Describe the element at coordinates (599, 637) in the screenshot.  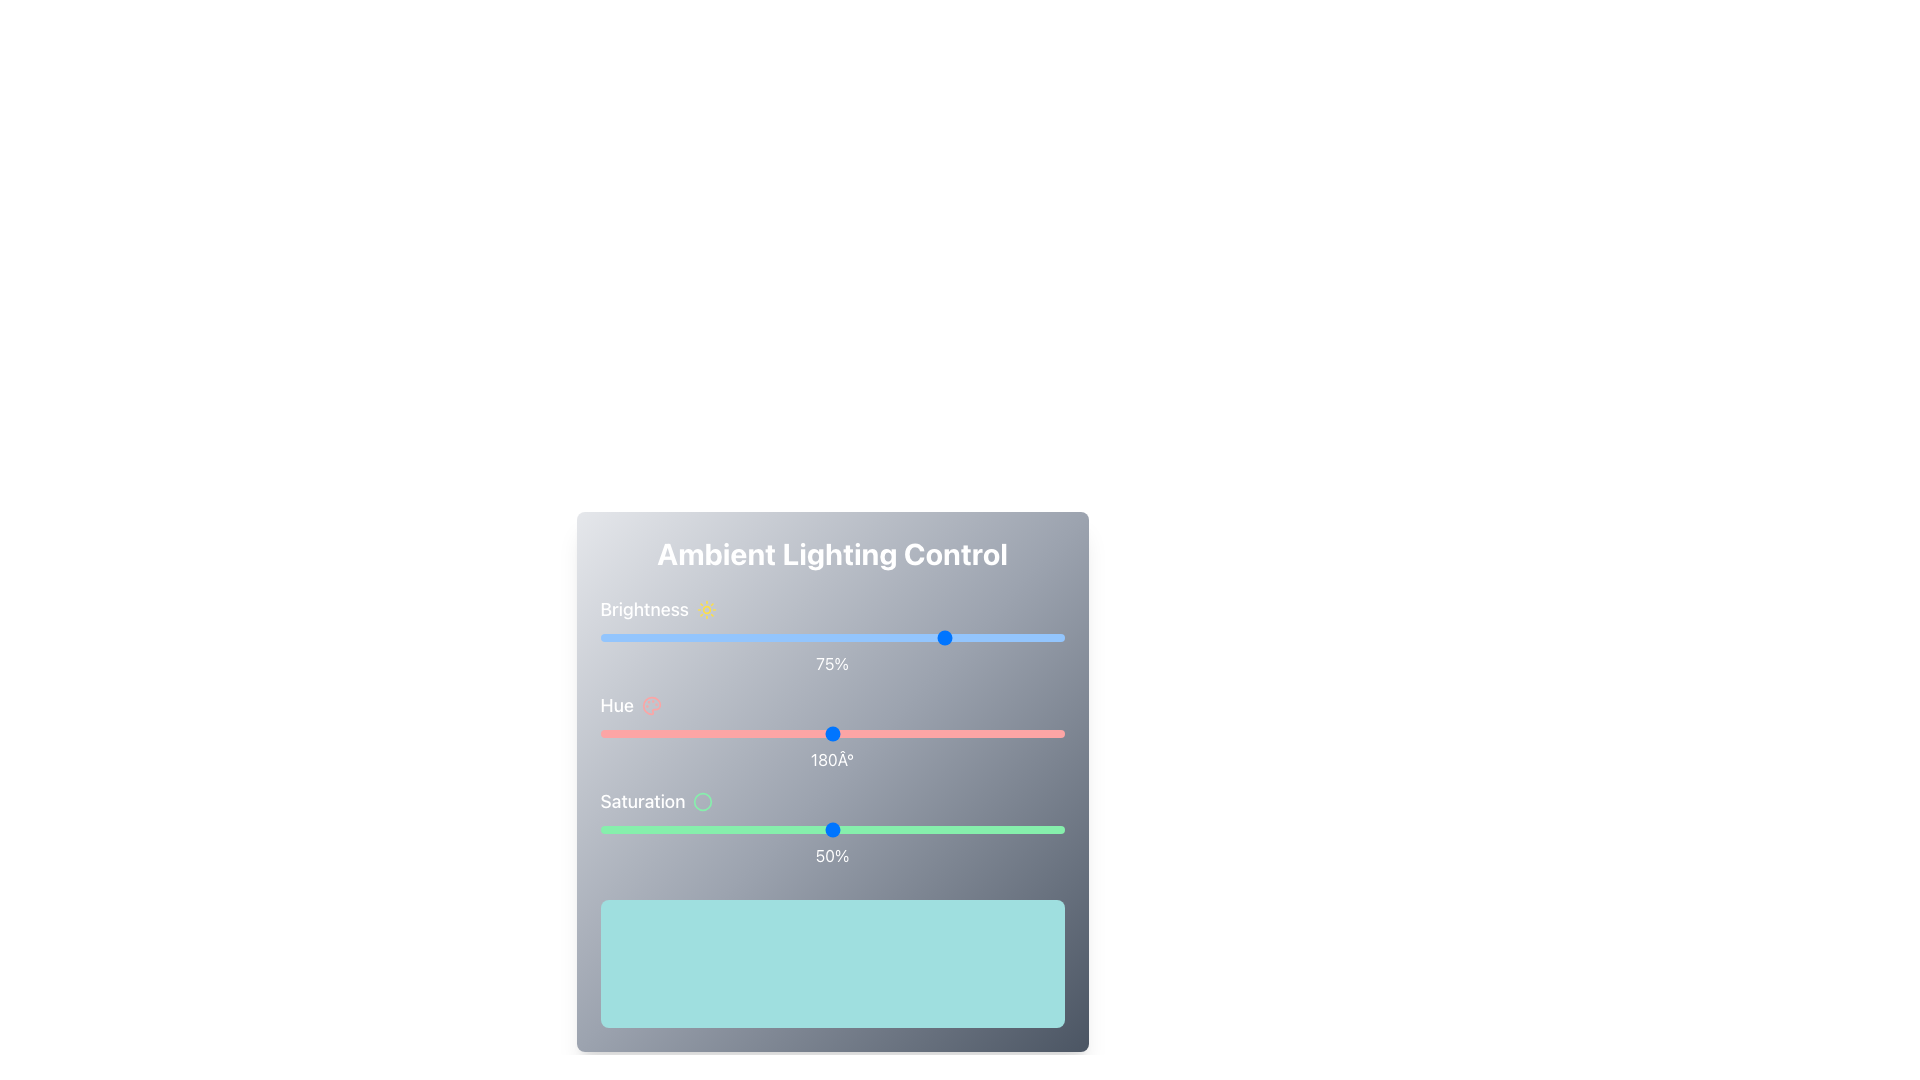
I see `brightness` at that location.